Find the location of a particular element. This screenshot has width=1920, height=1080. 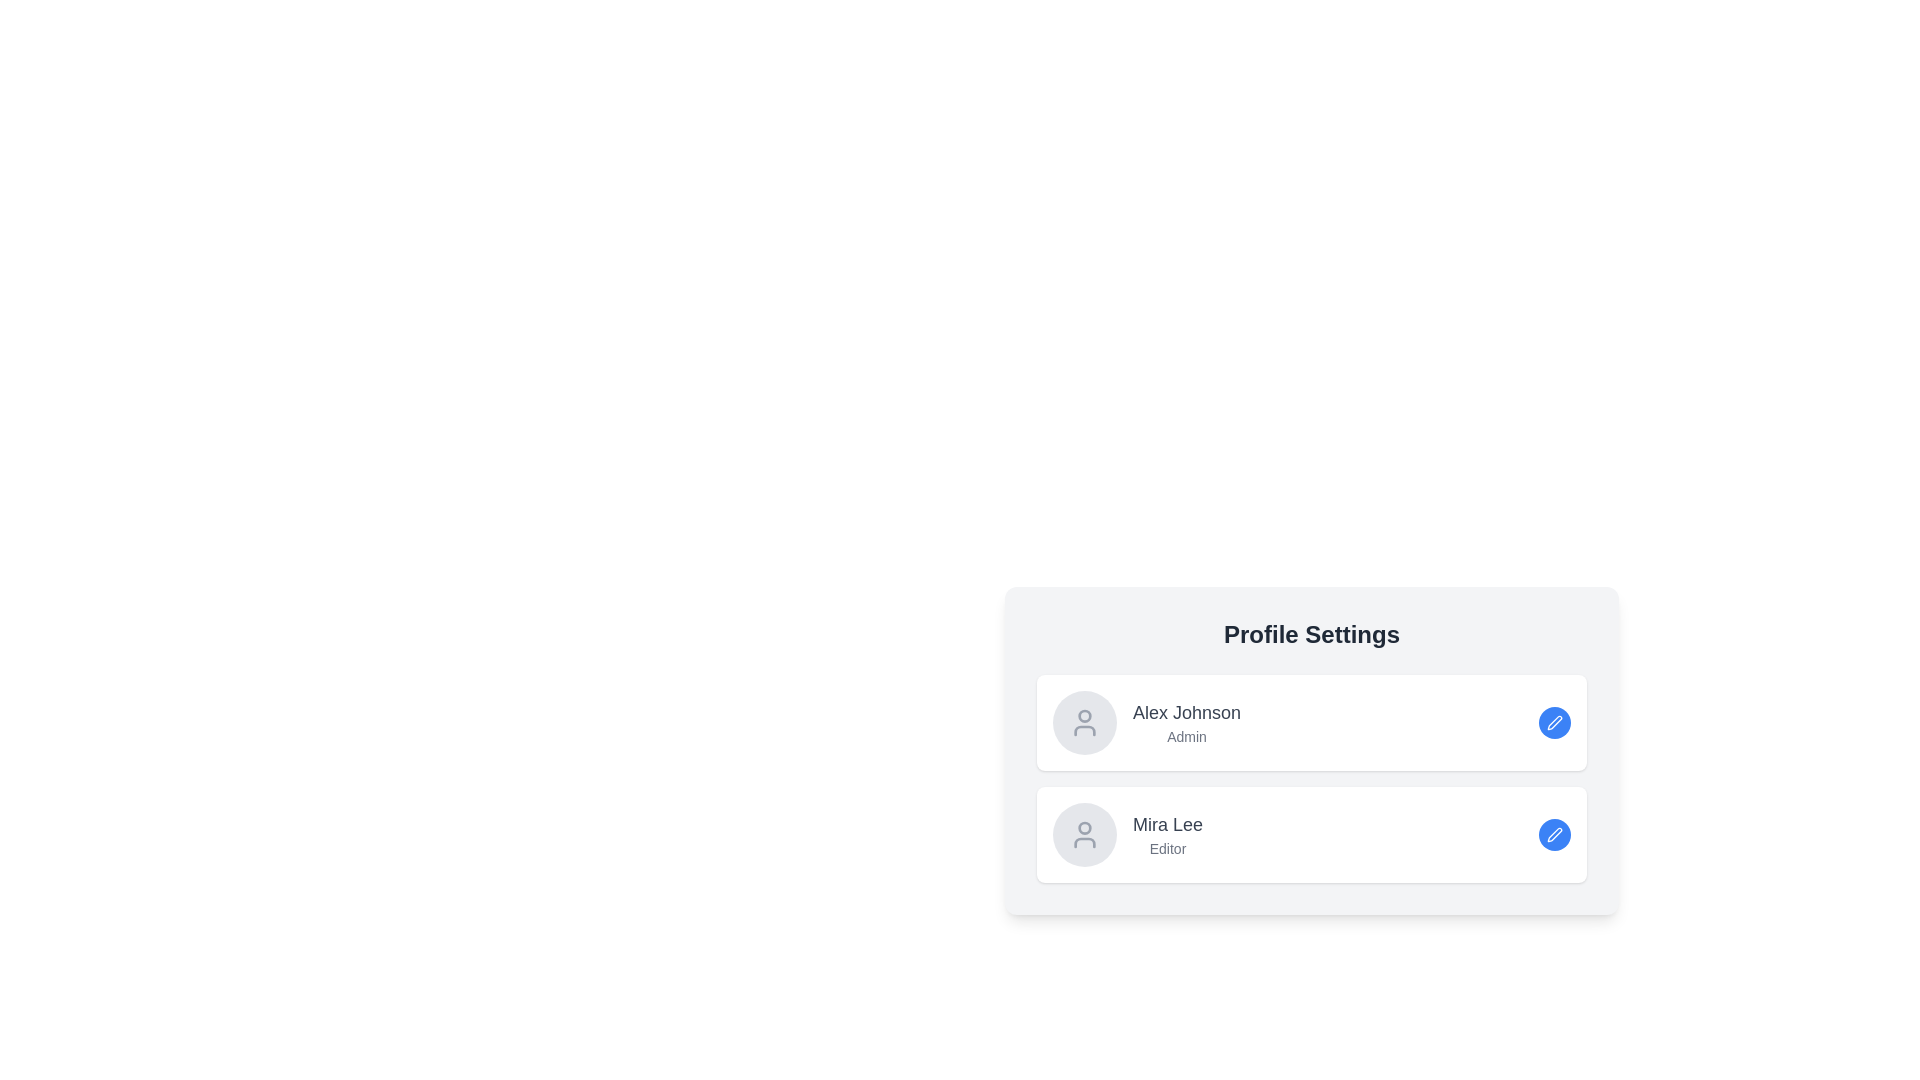

the circular button with a blue background and white pen icon located in the top right corner of 'Alex Johnson, Admin' in the 'Profile Settings' card is located at coordinates (1554, 722).